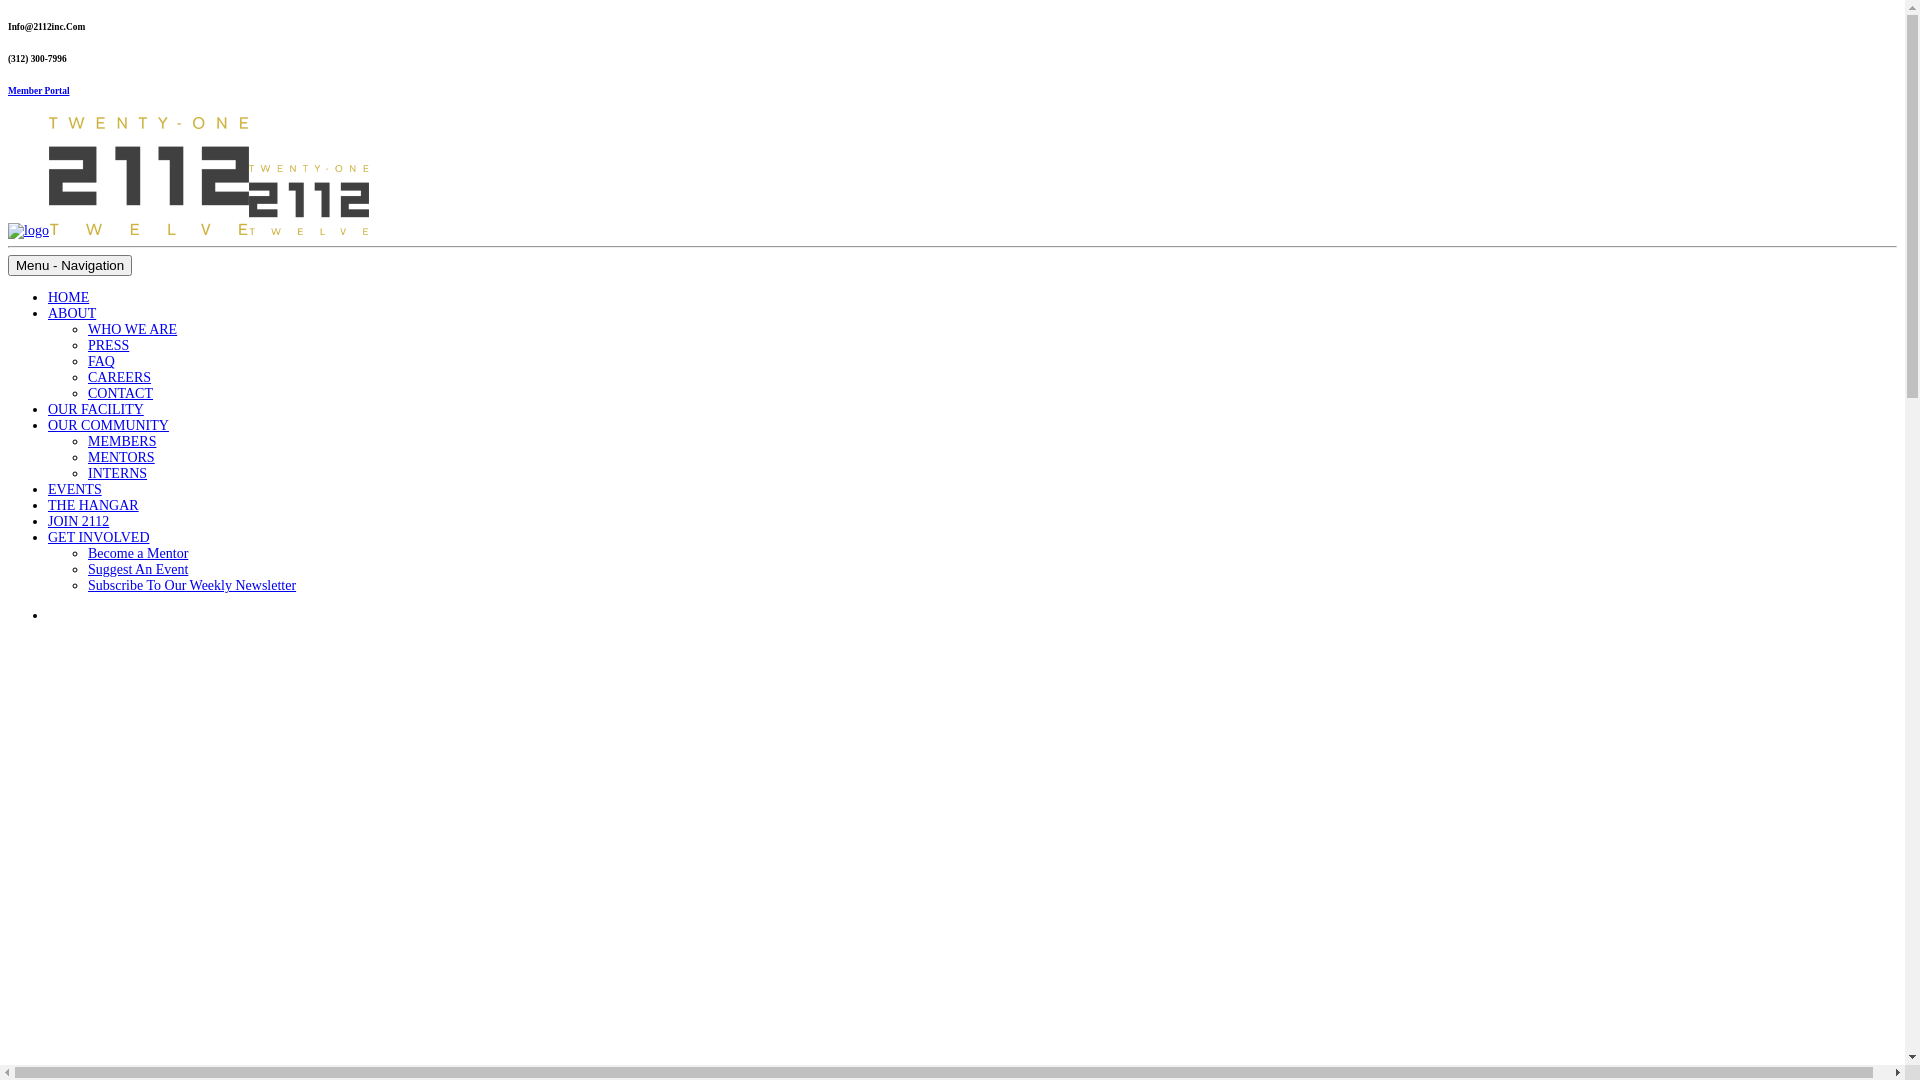  Describe the element at coordinates (118, 377) in the screenshot. I see `'CAREERS'` at that location.